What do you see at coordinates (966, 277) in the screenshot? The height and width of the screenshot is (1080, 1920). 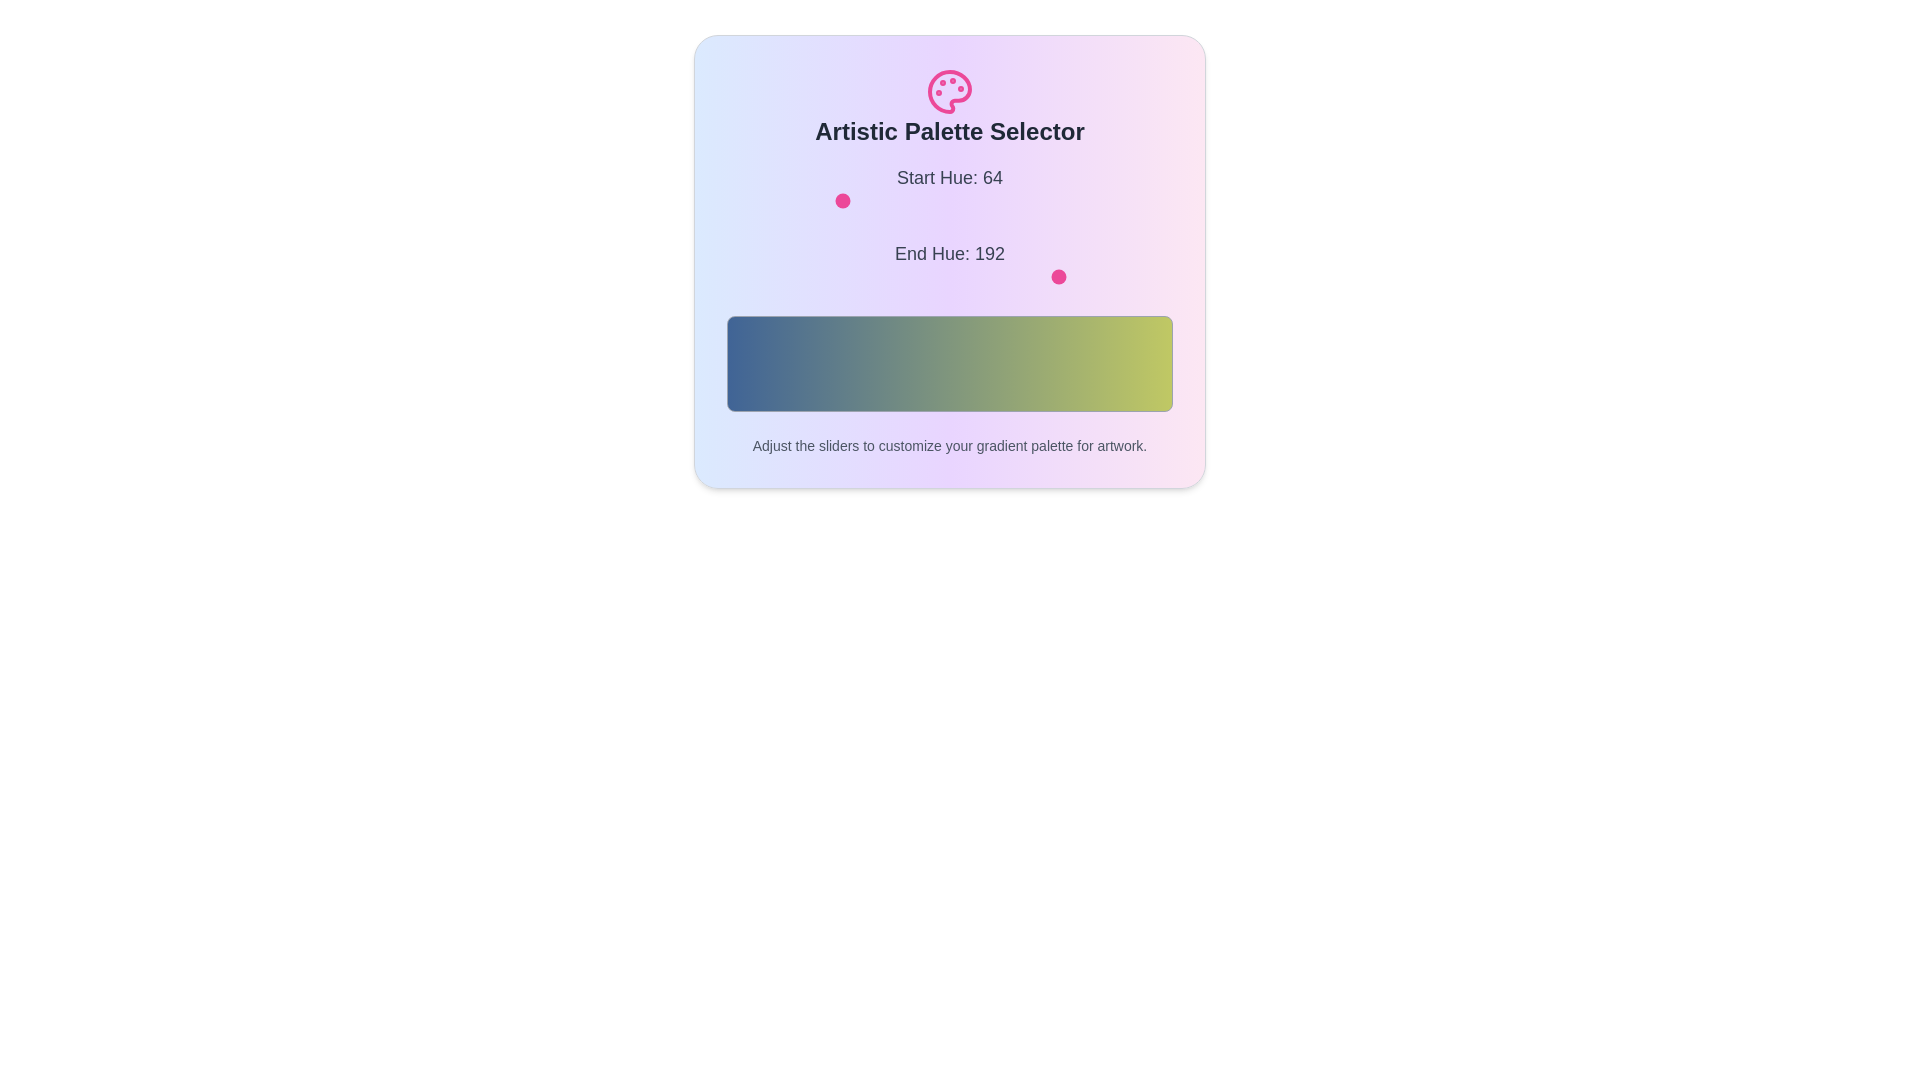 I see `the 'End Hue' slider to 137` at bounding box center [966, 277].